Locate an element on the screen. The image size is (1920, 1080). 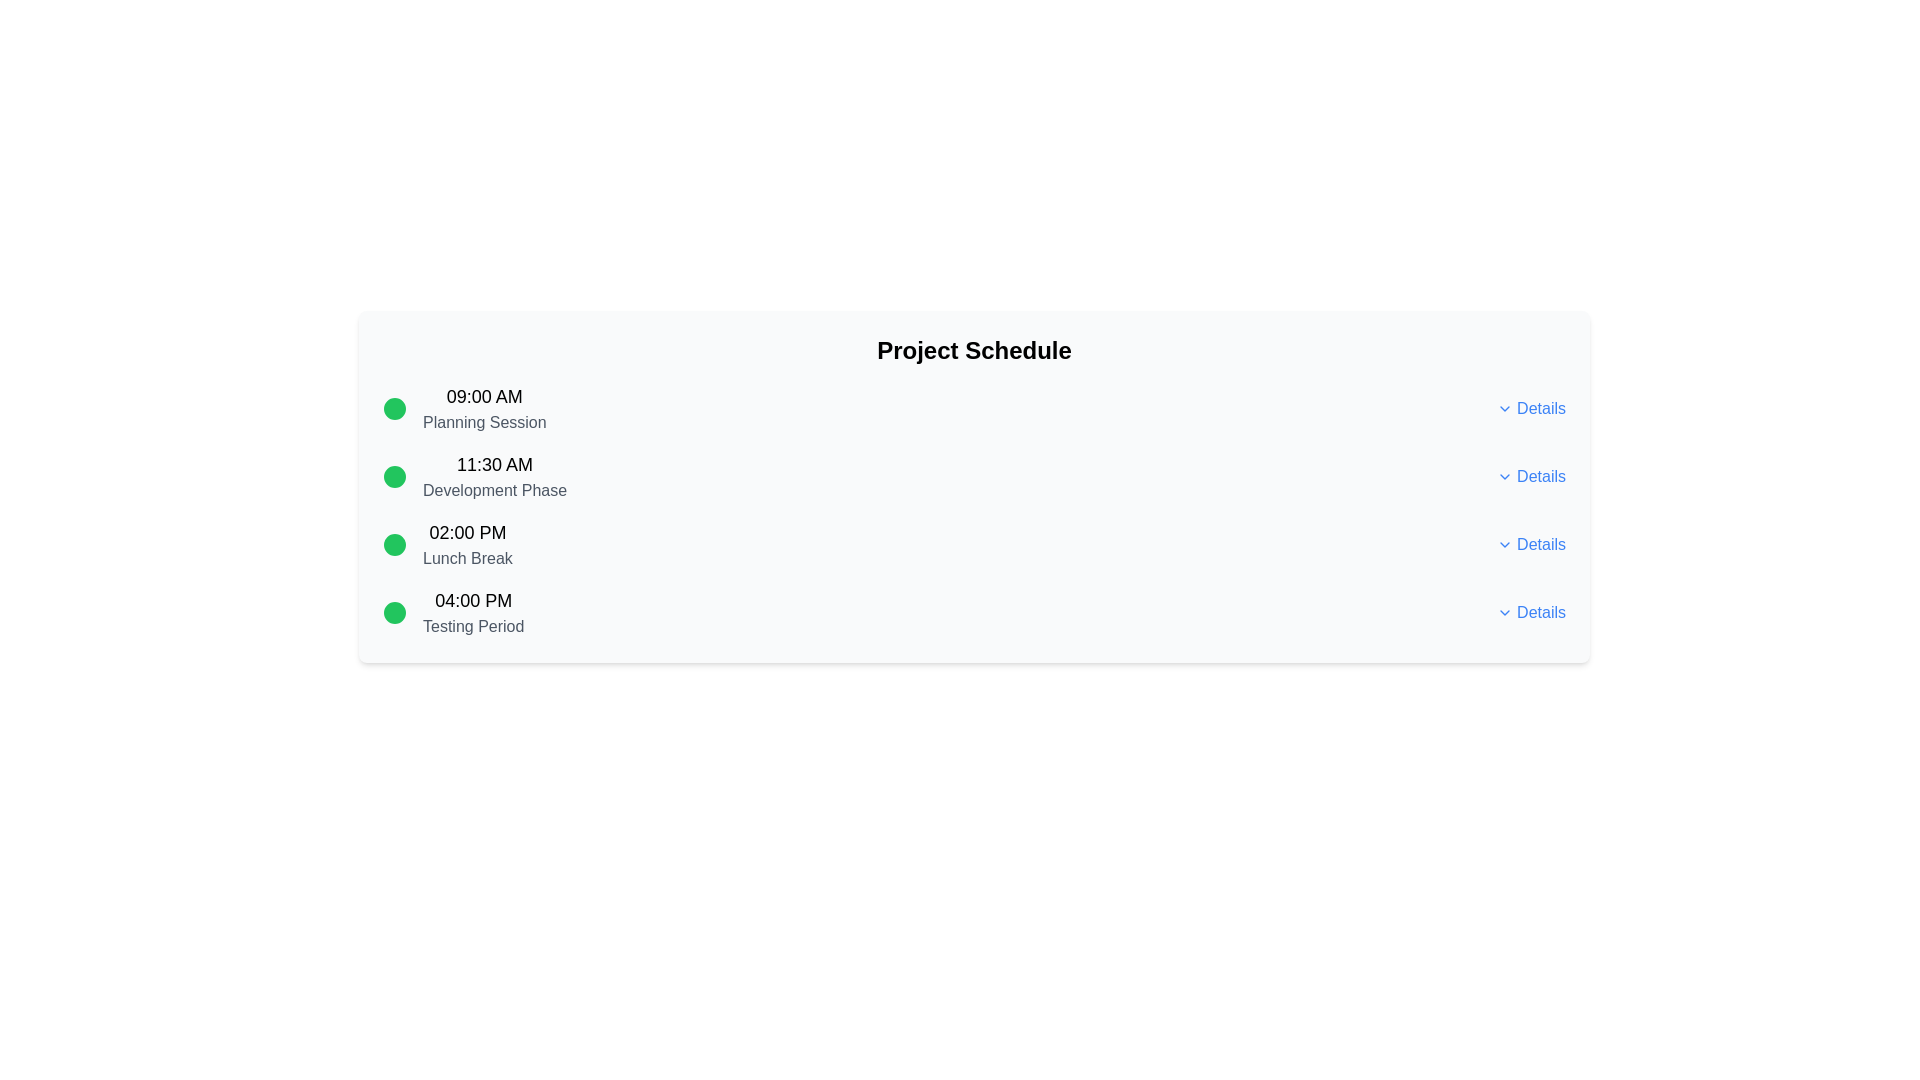
the expand/collapse icon located in the first row of the list, within the 'Details' area, preceding the text 'Details' is located at coordinates (1505, 407).